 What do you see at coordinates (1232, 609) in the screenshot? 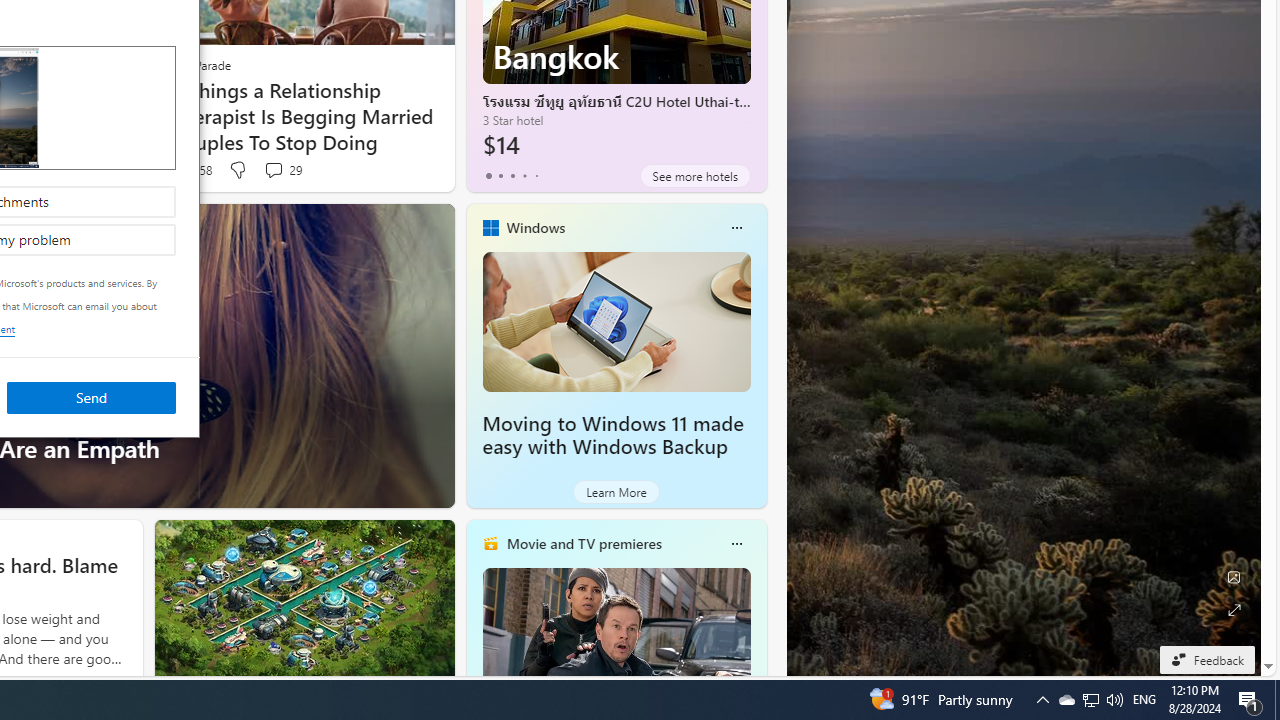
I see `'Expand background'` at bounding box center [1232, 609].